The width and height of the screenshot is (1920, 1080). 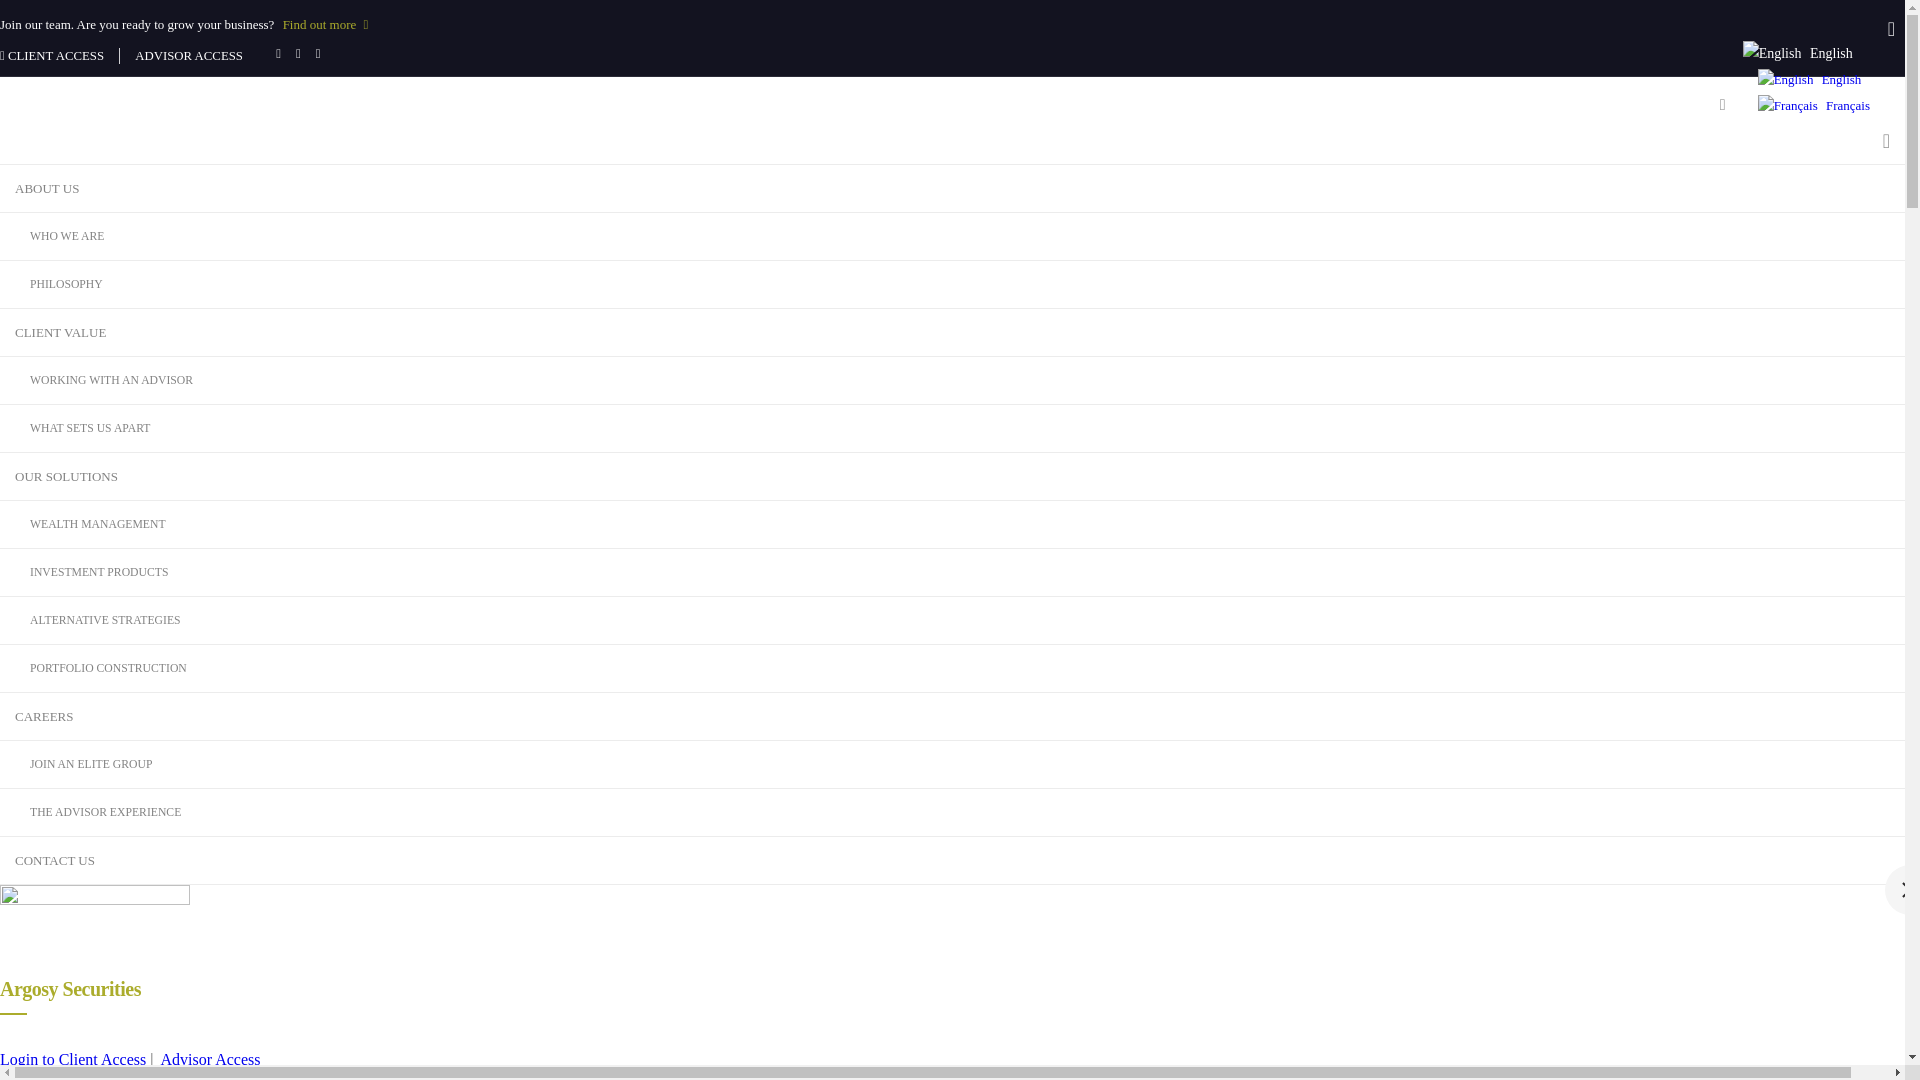 What do you see at coordinates (72, 1058) in the screenshot?
I see `'Login to Client Access'` at bounding box center [72, 1058].